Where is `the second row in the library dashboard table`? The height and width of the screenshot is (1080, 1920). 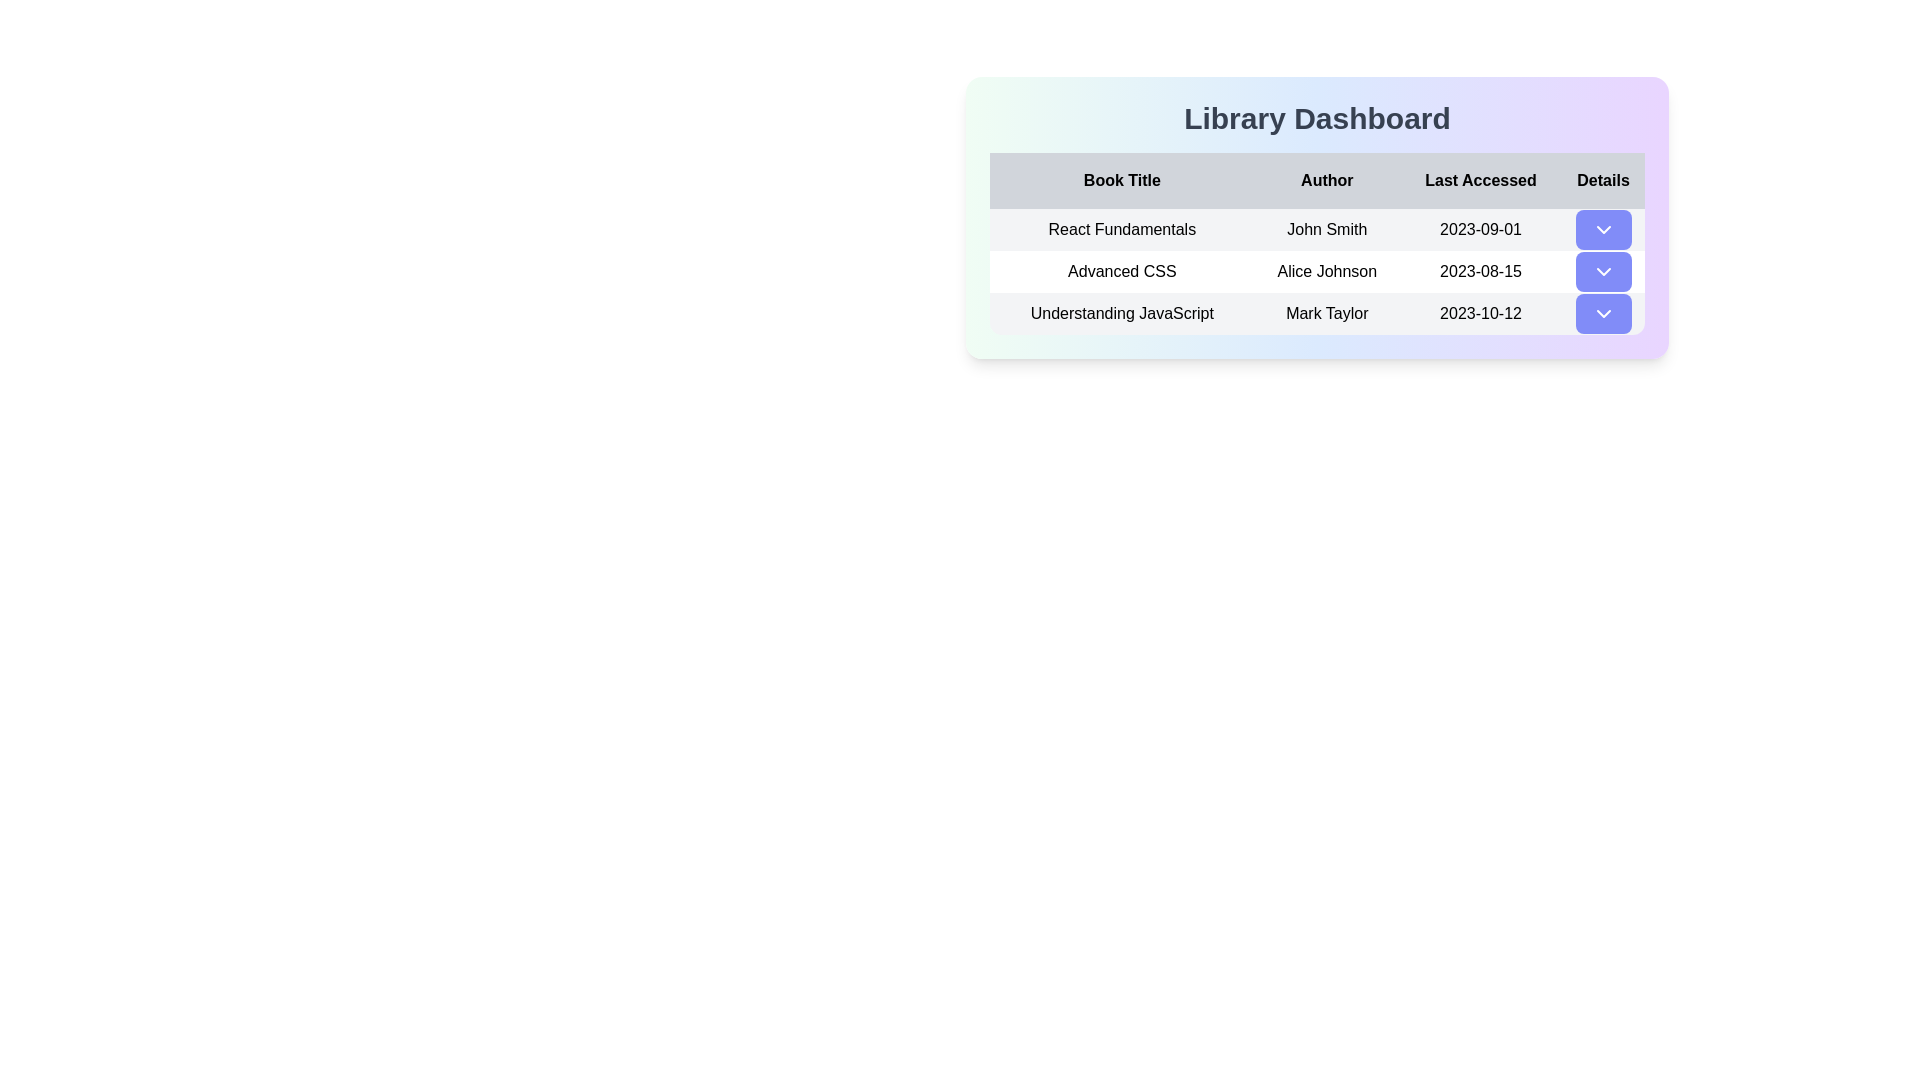 the second row in the library dashboard table is located at coordinates (1317, 272).